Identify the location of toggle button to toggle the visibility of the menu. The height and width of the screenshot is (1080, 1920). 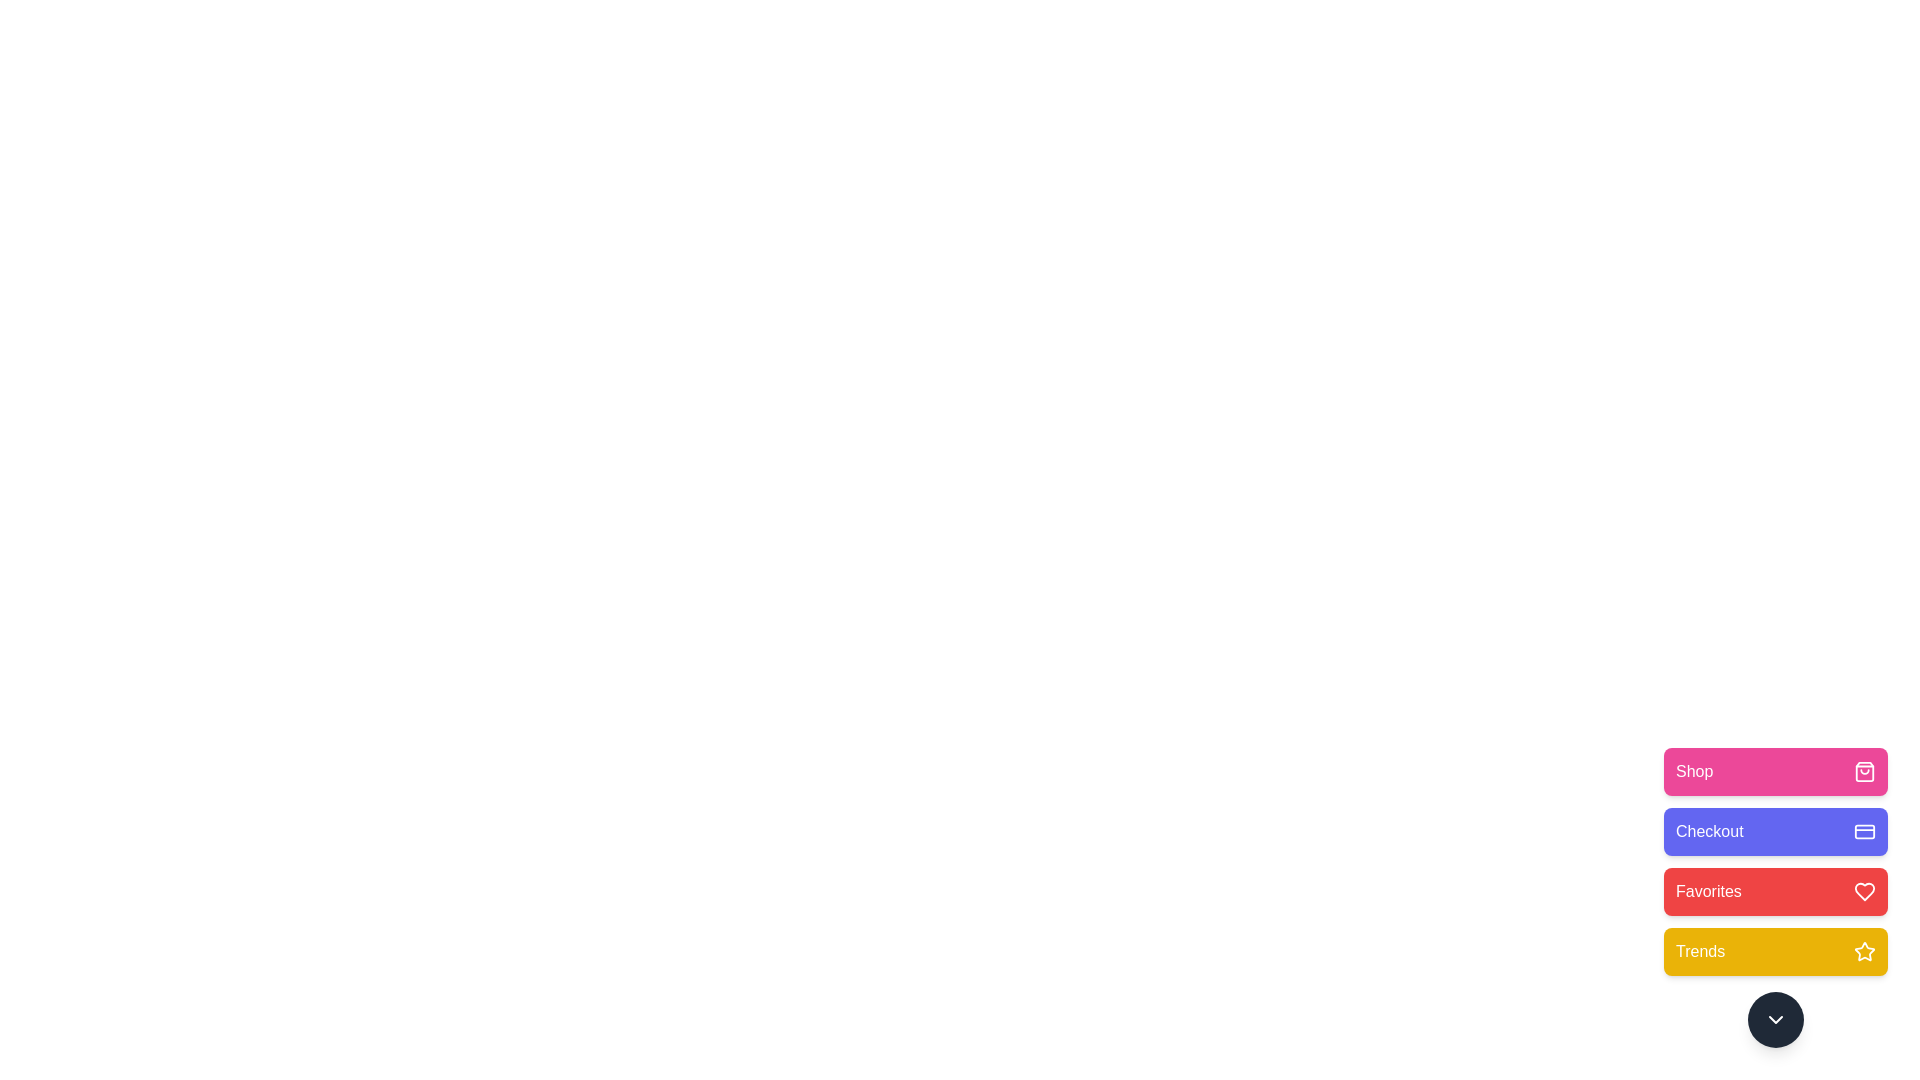
(1776, 1019).